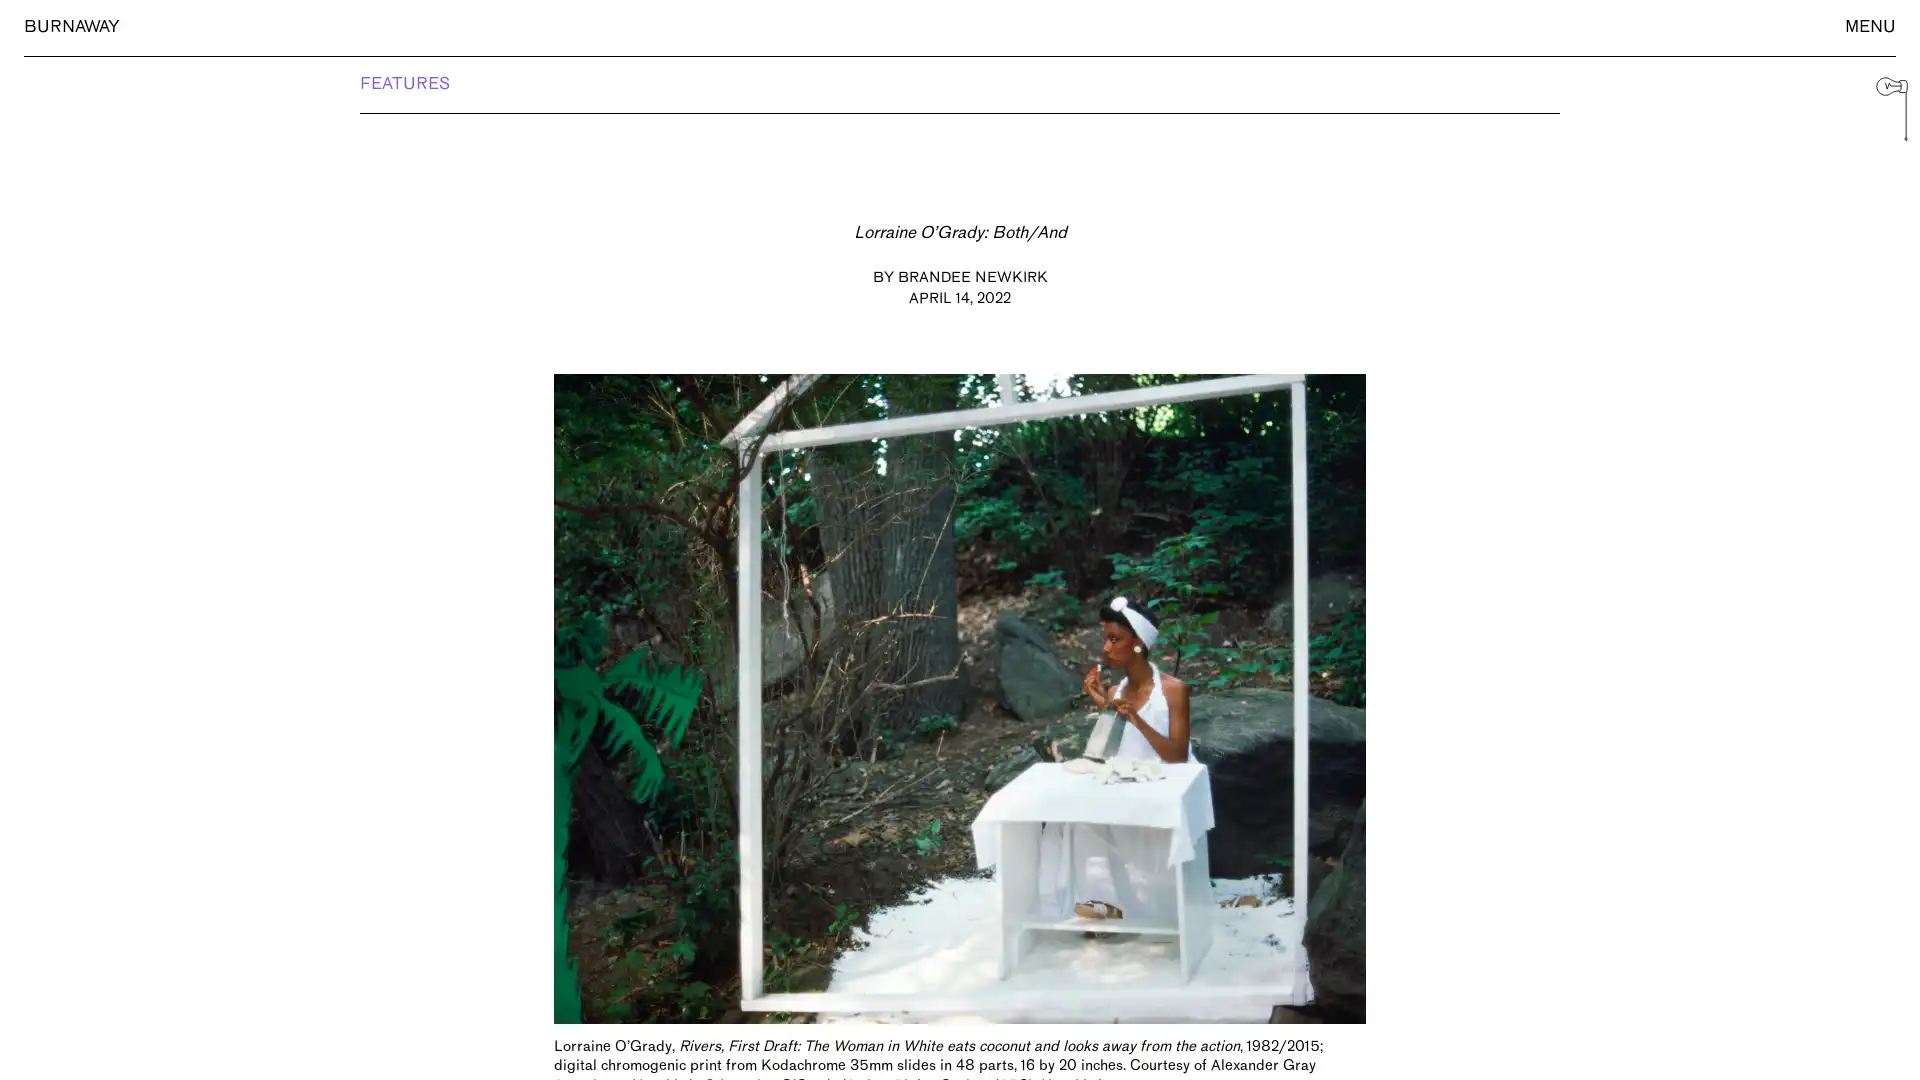 The width and height of the screenshot is (1920, 1080). Describe the element at coordinates (1869, 27) in the screenshot. I see `MENU` at that location.